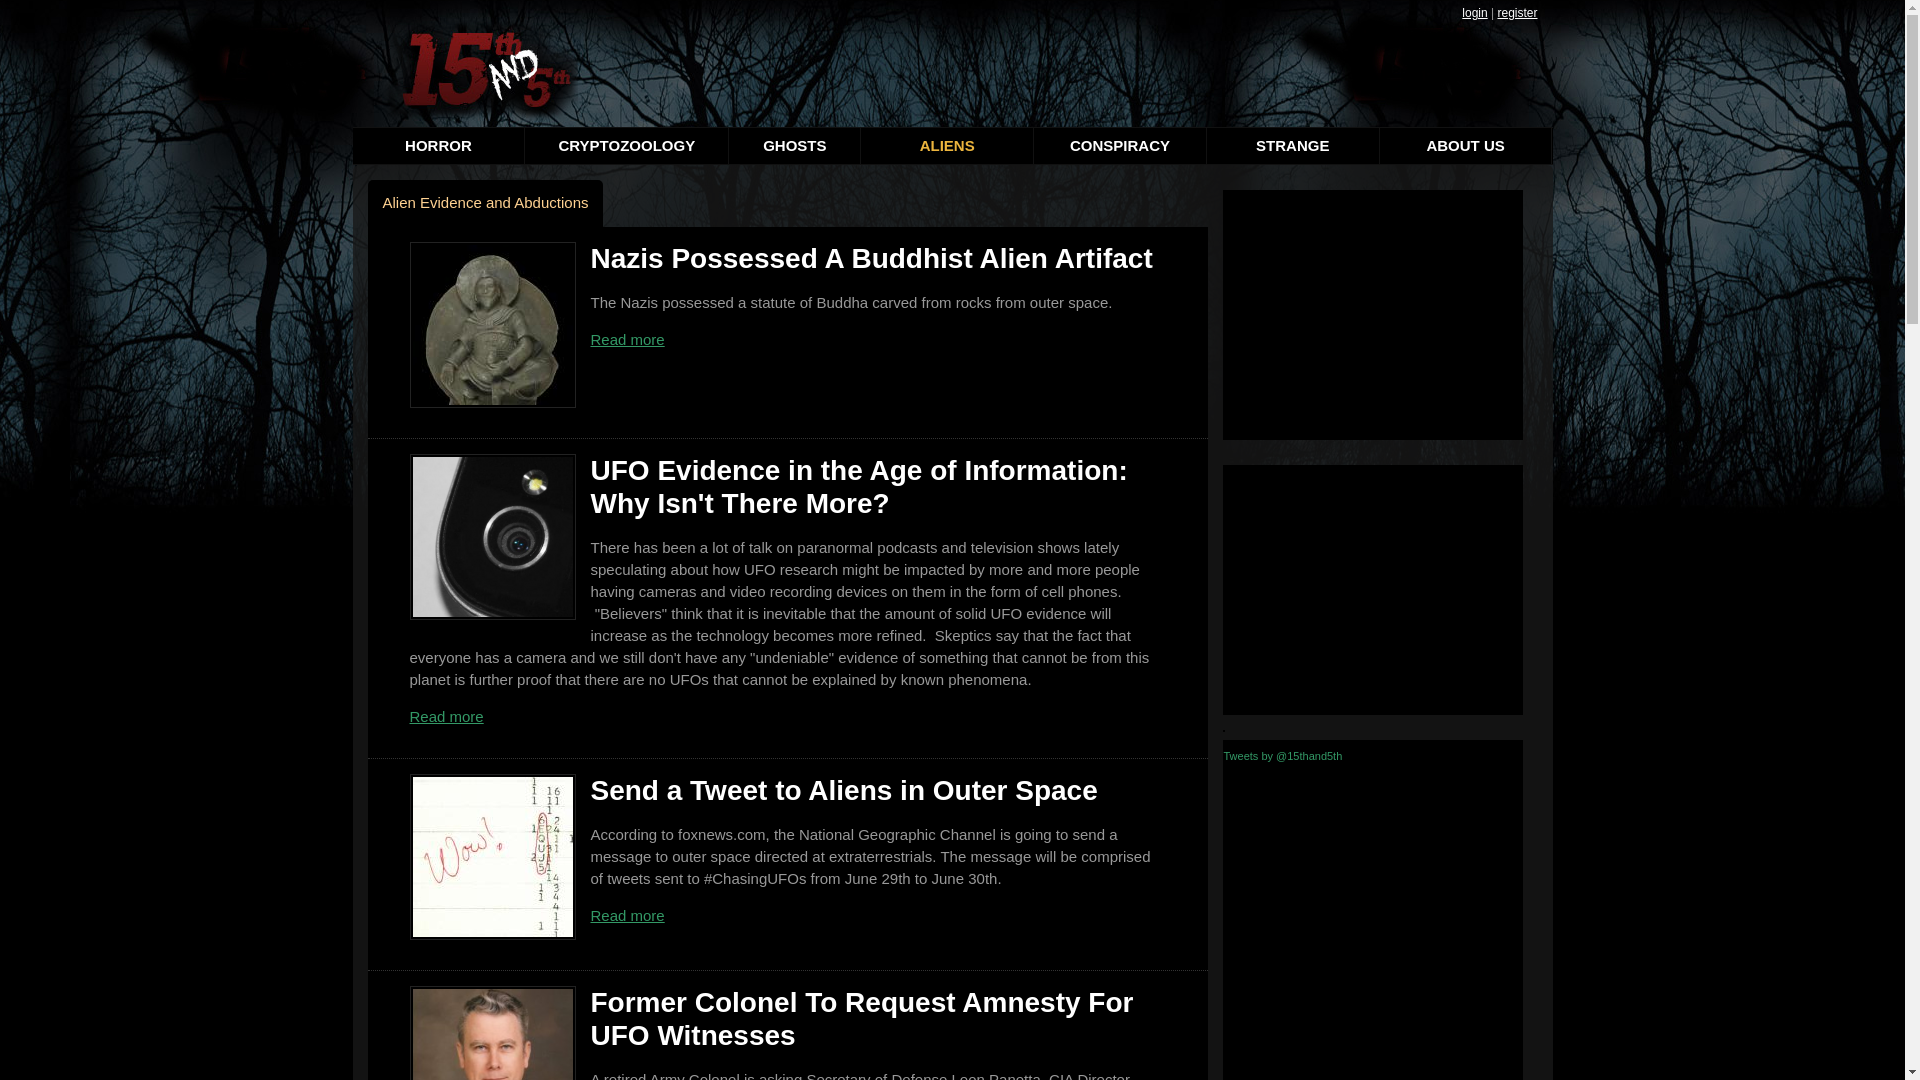  I want to click on 'GHOSTS', so click(794, 145).